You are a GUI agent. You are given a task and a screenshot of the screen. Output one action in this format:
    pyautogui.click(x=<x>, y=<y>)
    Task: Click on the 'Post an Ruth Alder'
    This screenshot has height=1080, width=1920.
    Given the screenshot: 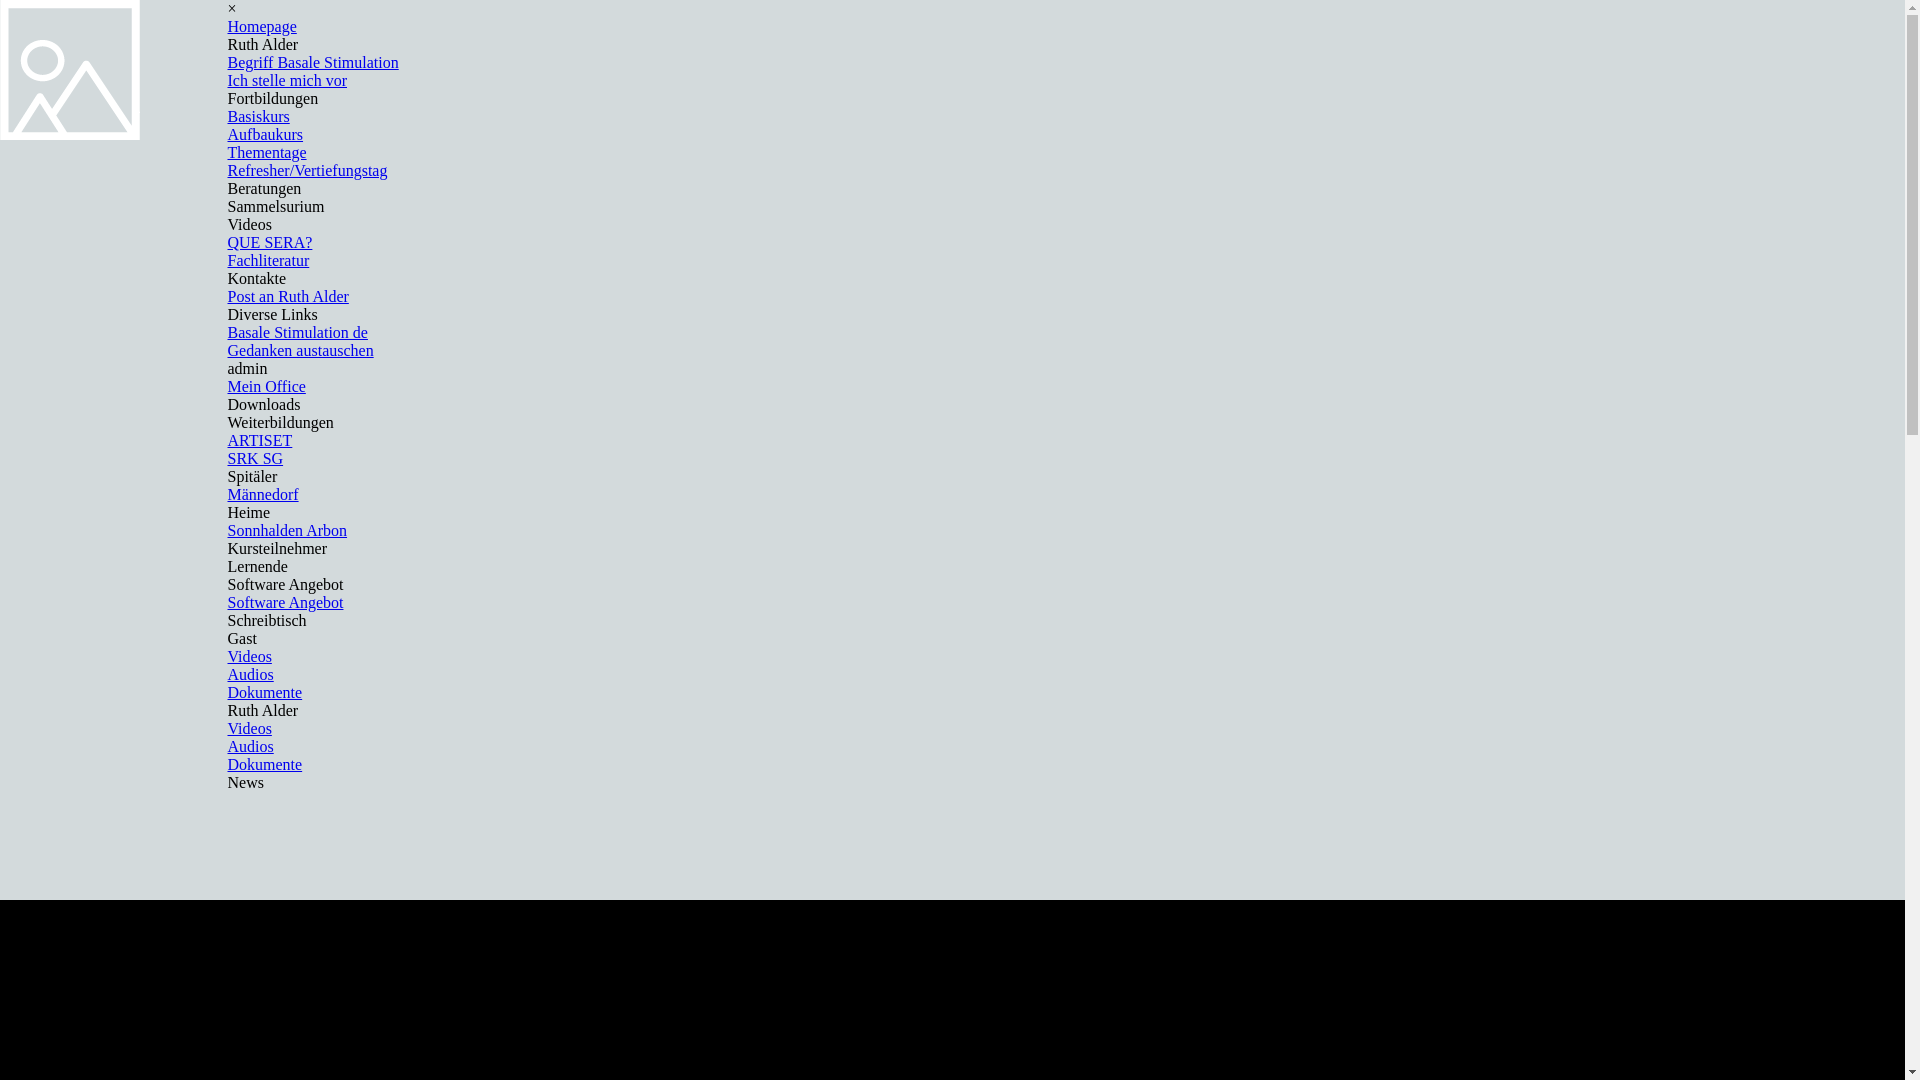 What is the action you would take?
    pyautogui.click(x=287, y=296)
    